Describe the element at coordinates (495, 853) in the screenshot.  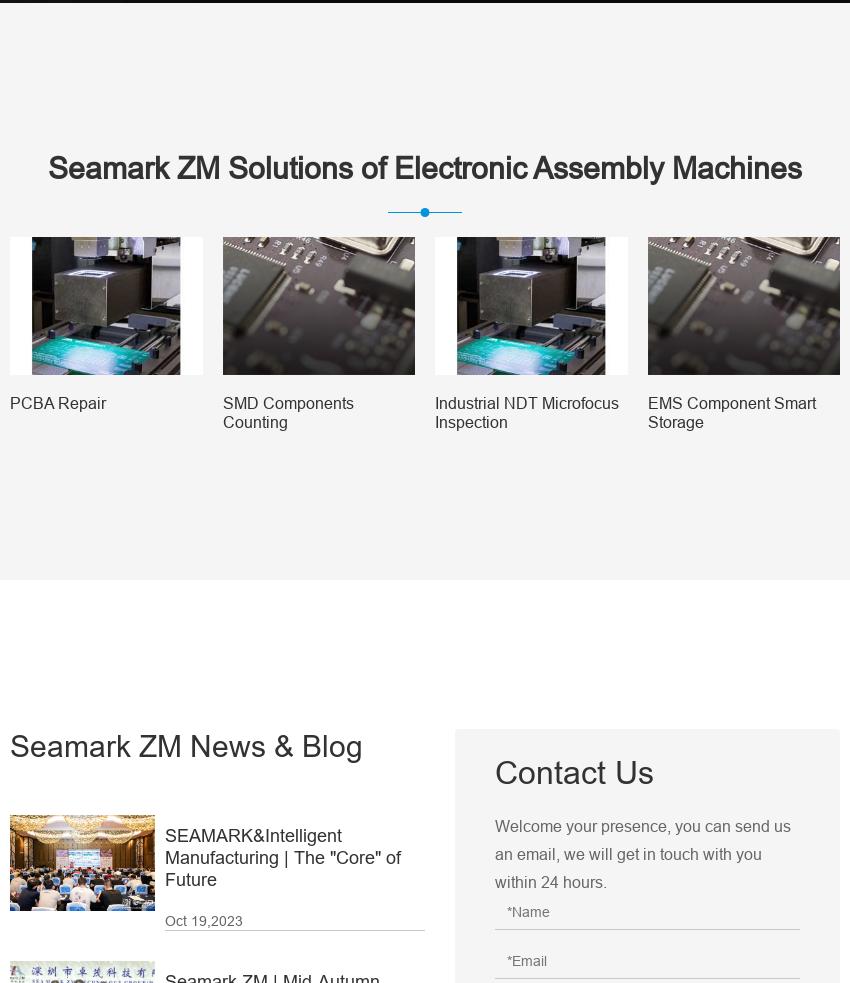
I see `'Welcome your presence, you can send us an email, we will get in touch with you within 24 hours.'` at that location.